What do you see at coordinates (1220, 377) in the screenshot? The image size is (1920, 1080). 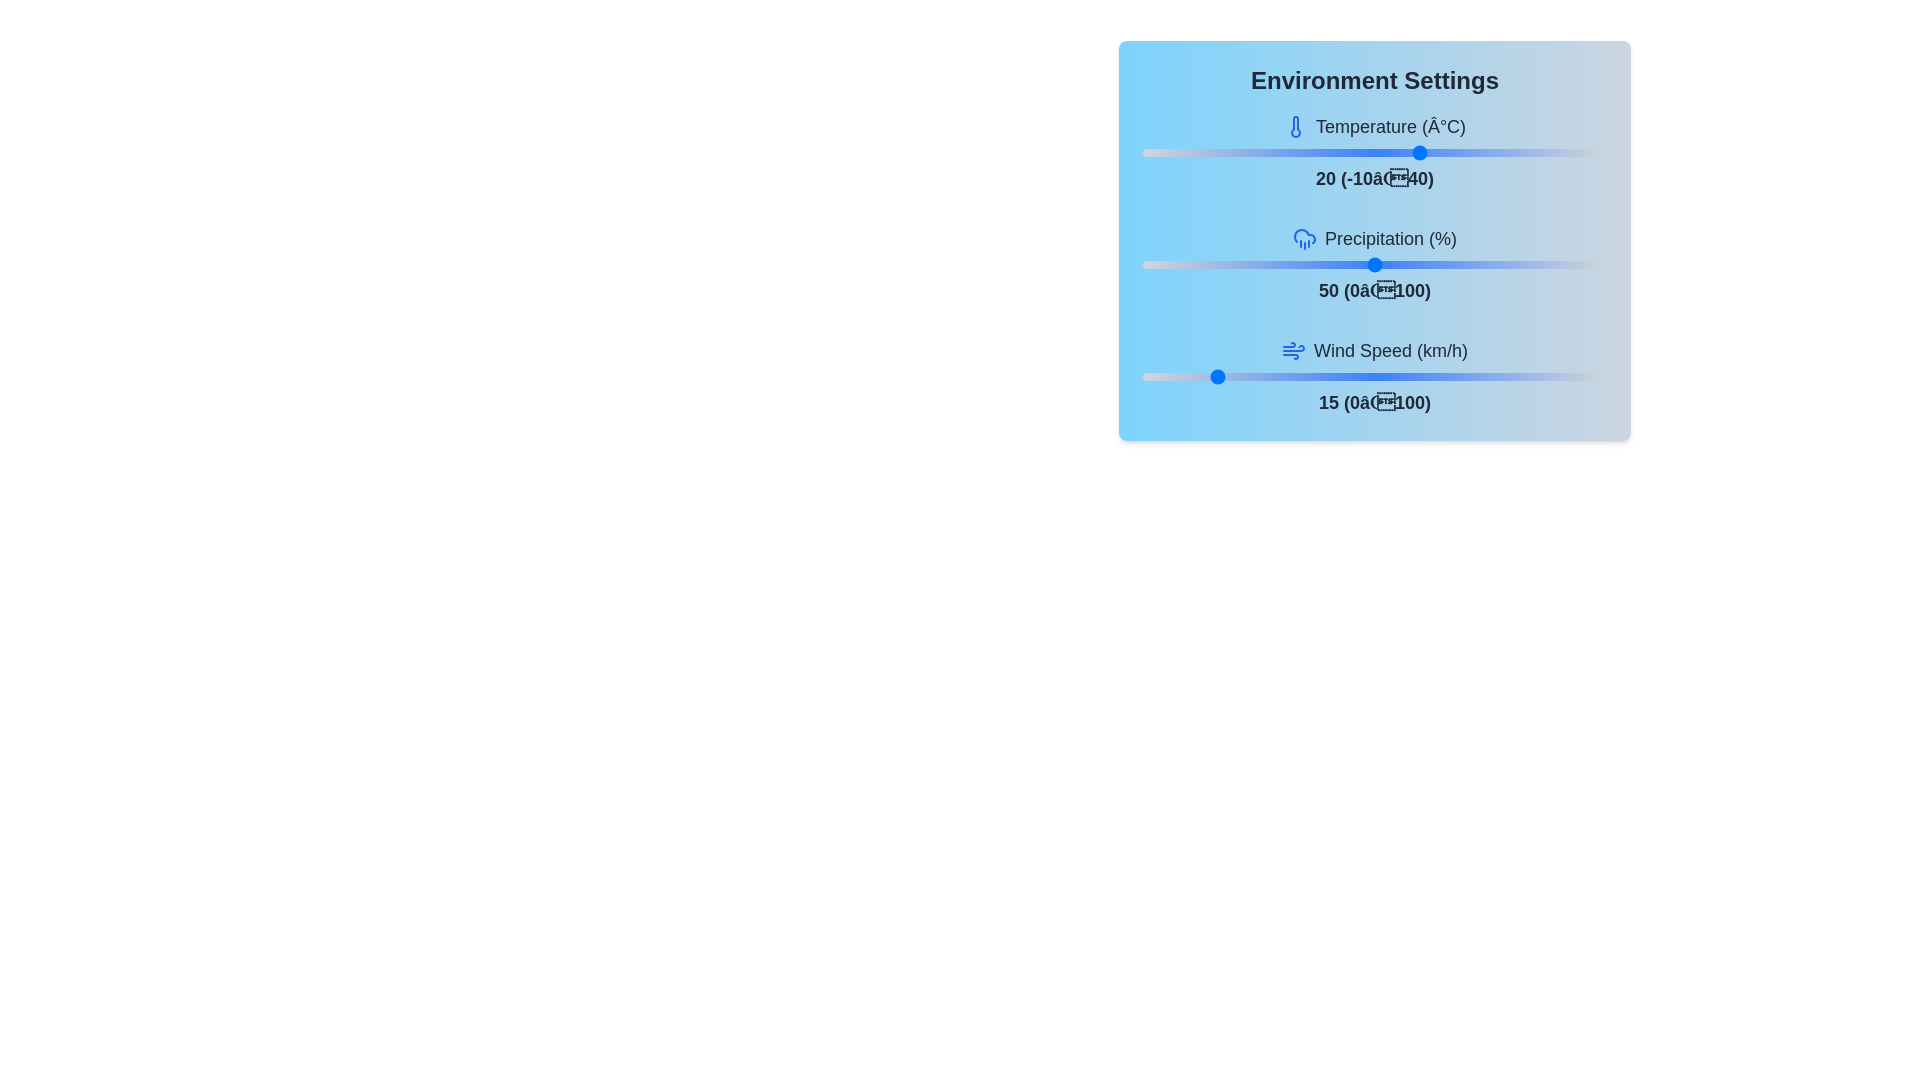 I see `wind speed` at bounding box center [1220, 377].